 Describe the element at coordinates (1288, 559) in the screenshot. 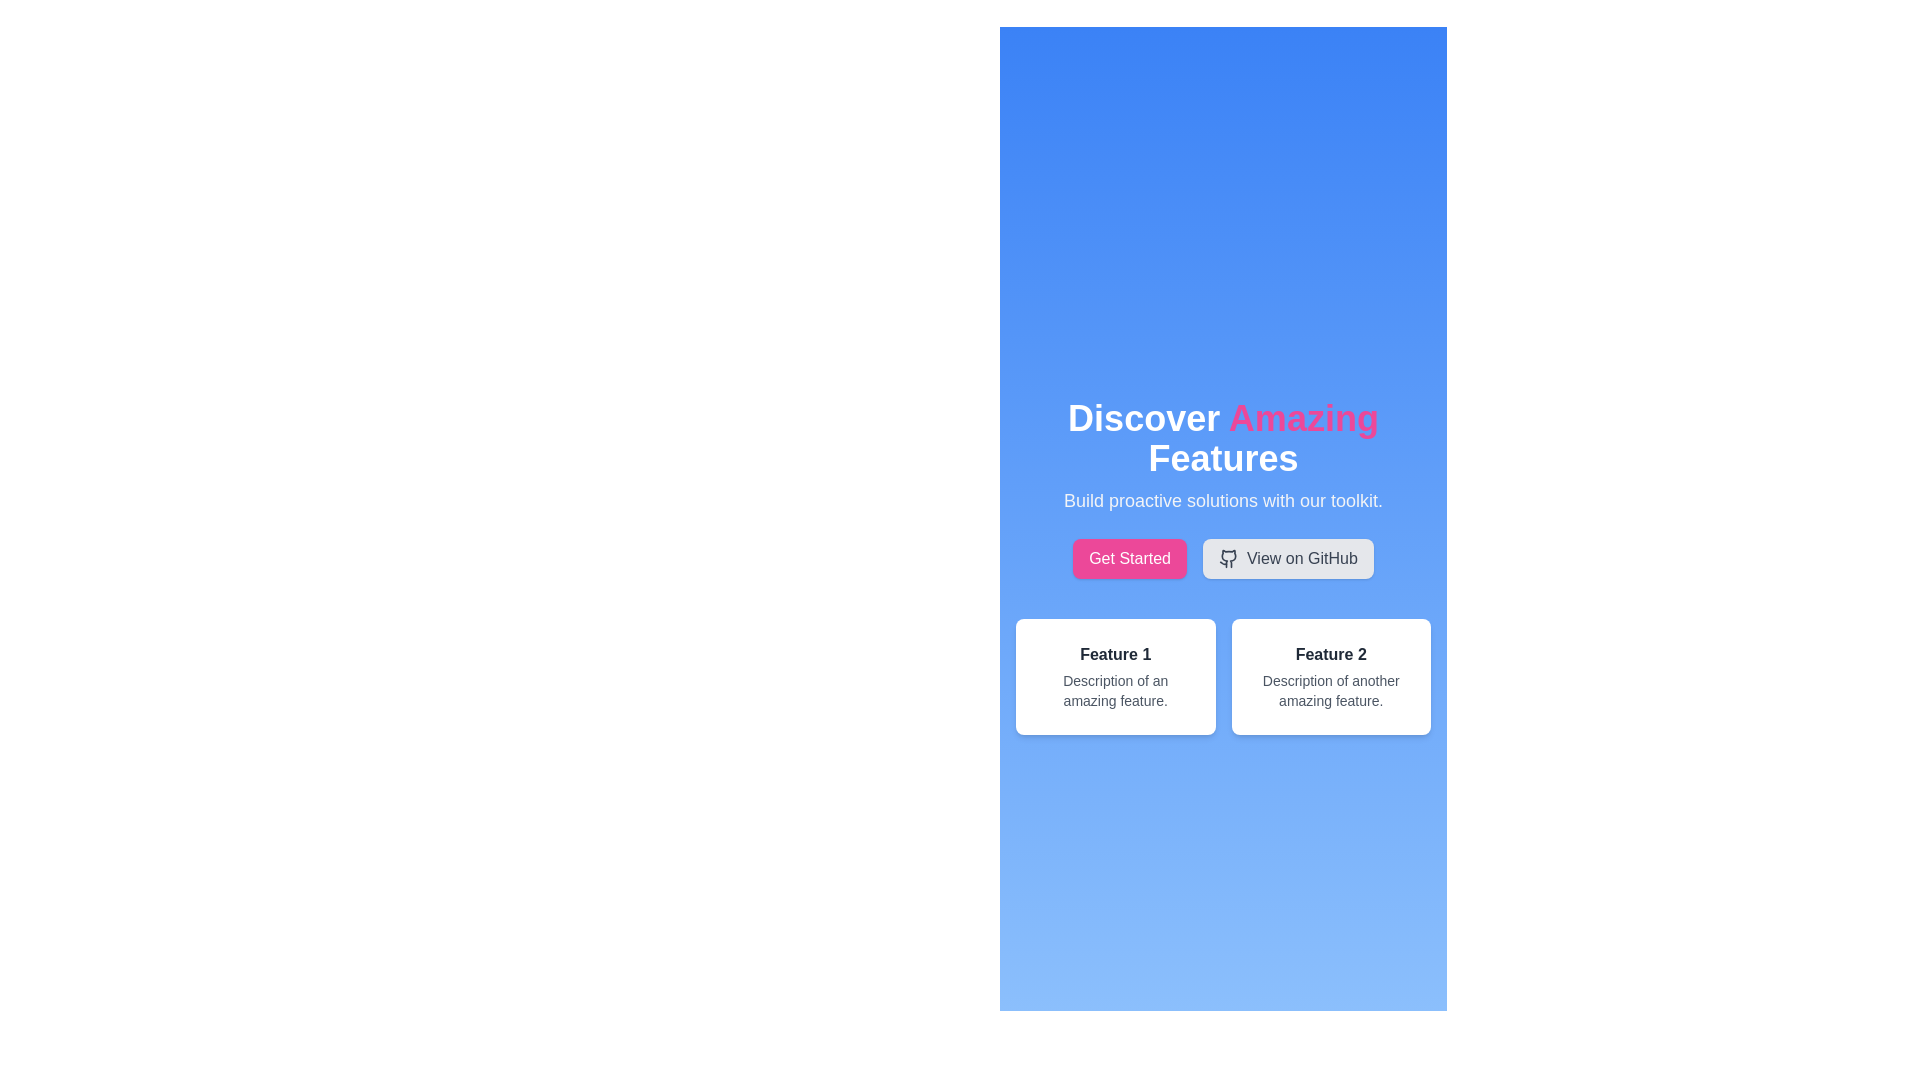

I see `the 'View on GitHub' button, which is a rounded rectangle with a light gray background and a dark gray text` at that location.